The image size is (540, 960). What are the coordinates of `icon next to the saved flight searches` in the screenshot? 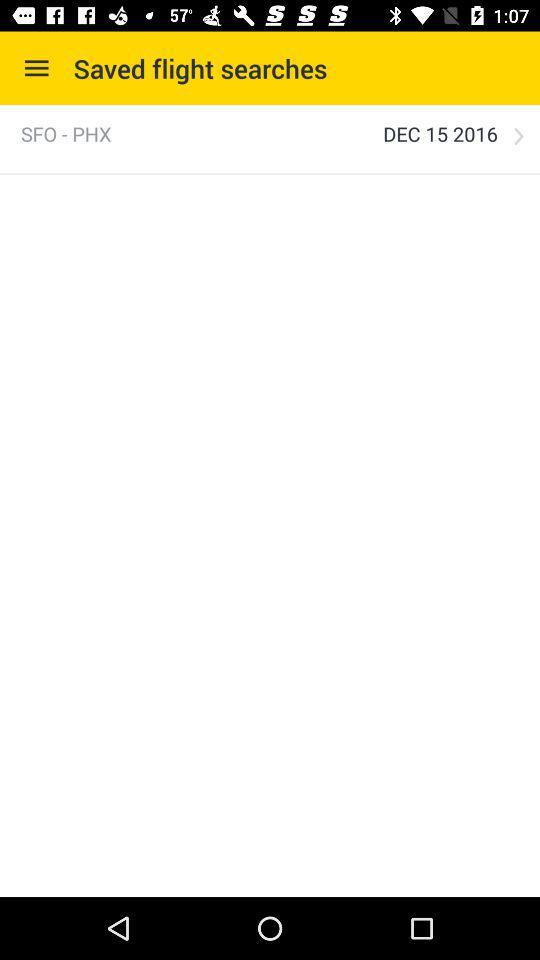 It's located at (36, 68).